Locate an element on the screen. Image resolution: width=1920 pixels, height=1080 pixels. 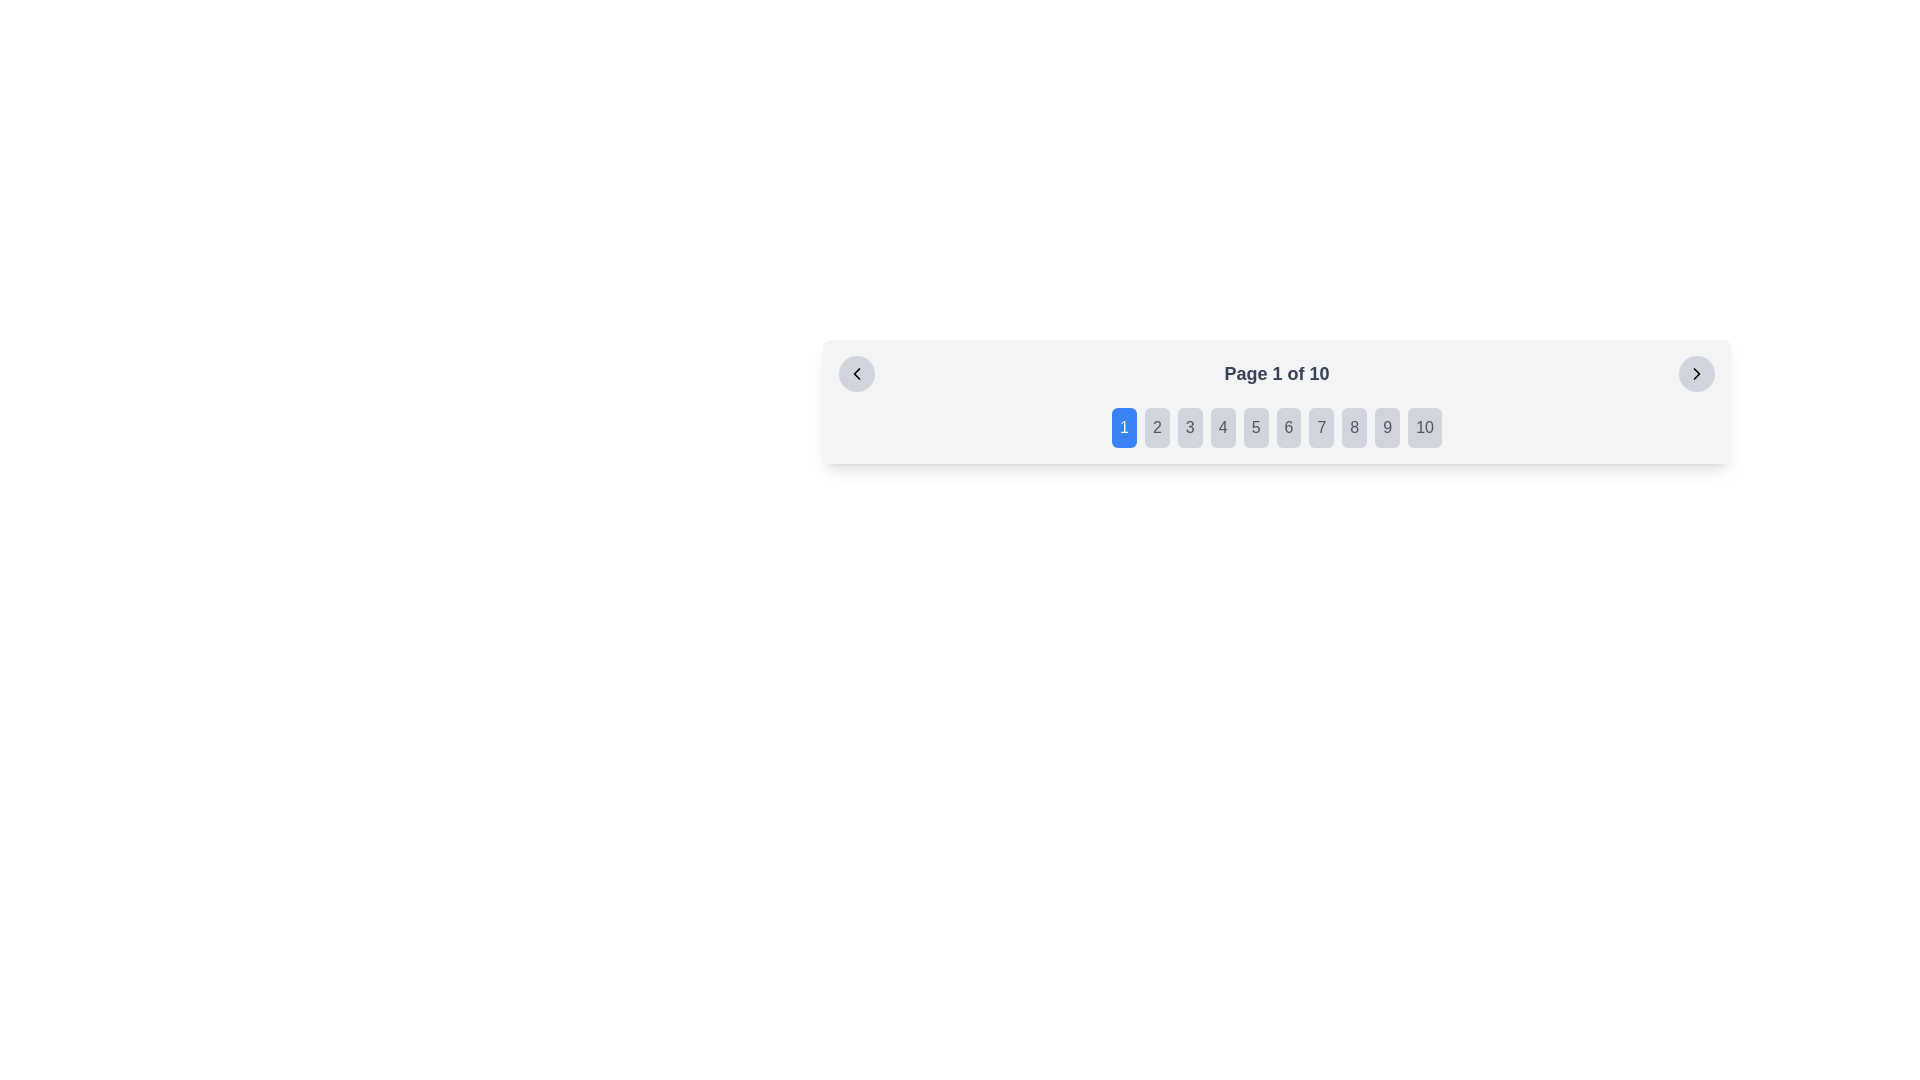
the blue button with a white numeral '1' in the pagination bar is located at coordinates (1124, 427).